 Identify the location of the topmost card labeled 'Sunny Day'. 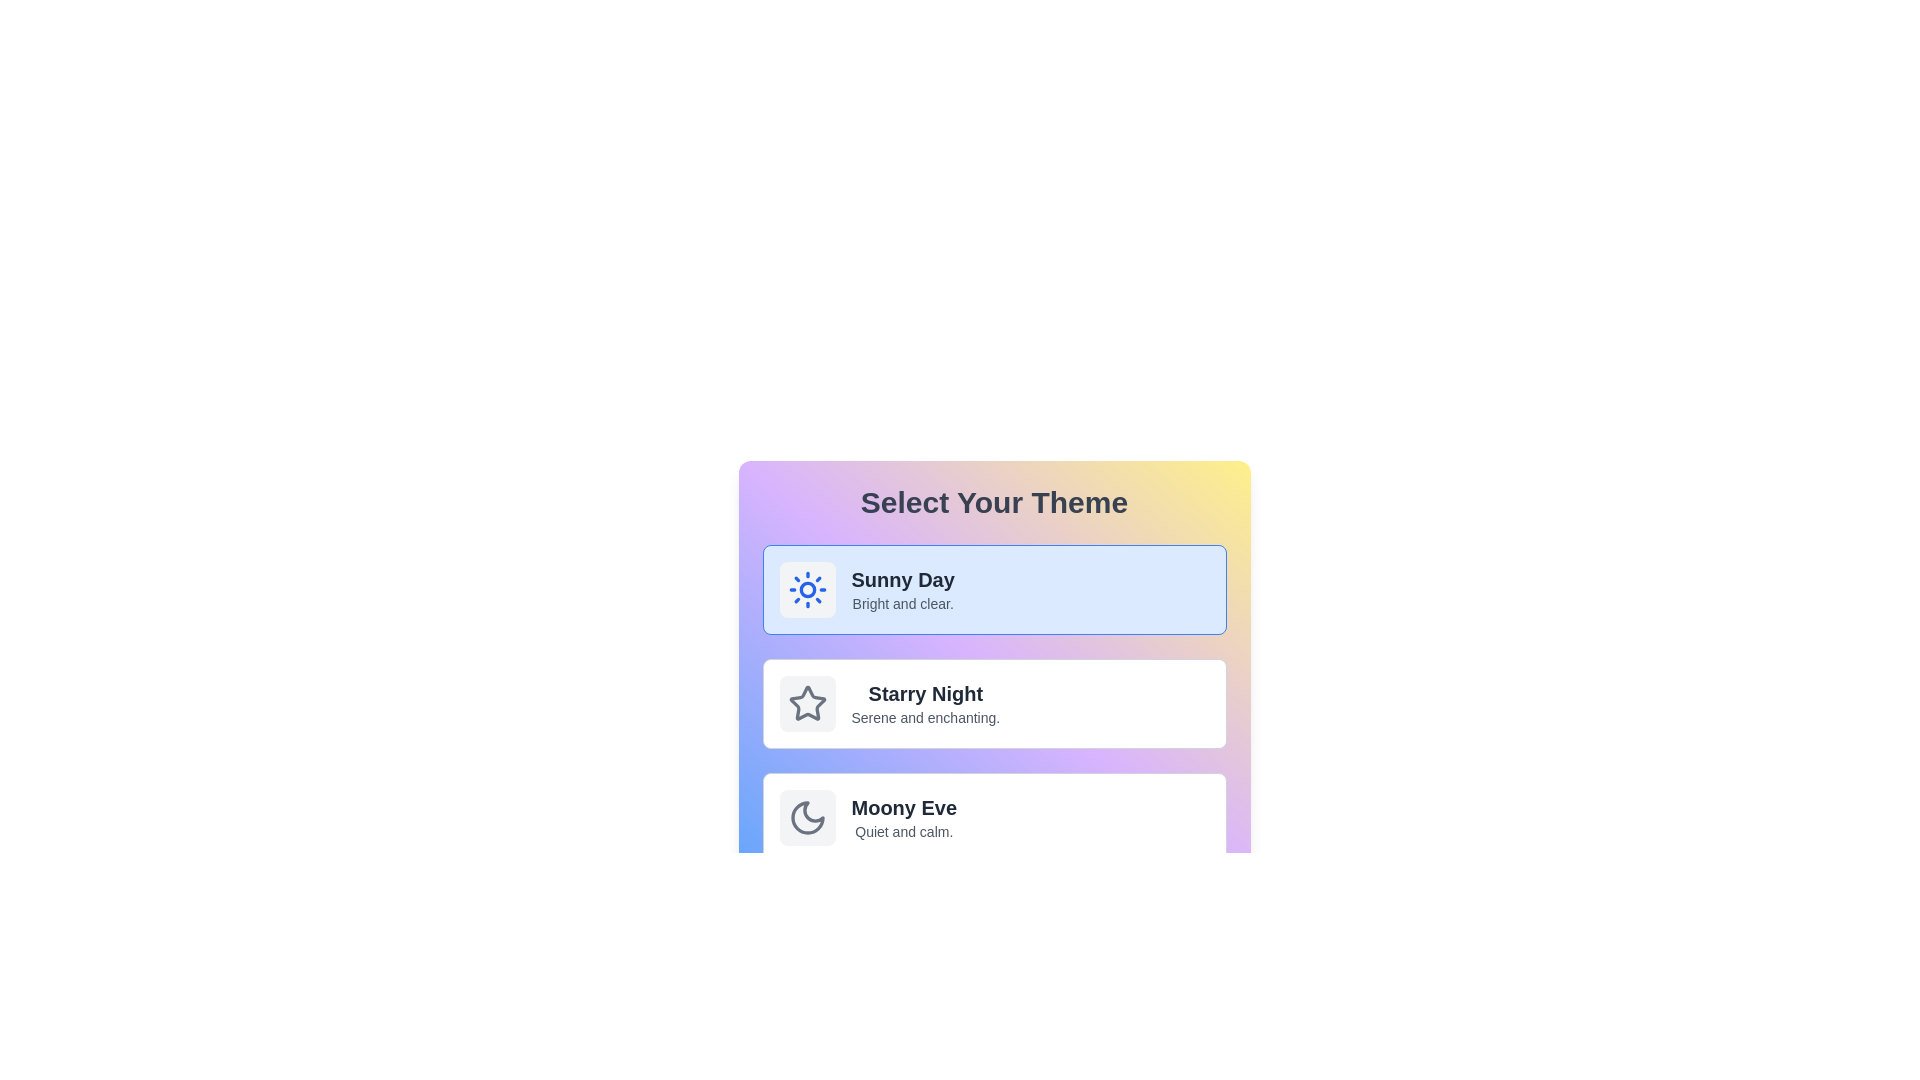
(994, 589).